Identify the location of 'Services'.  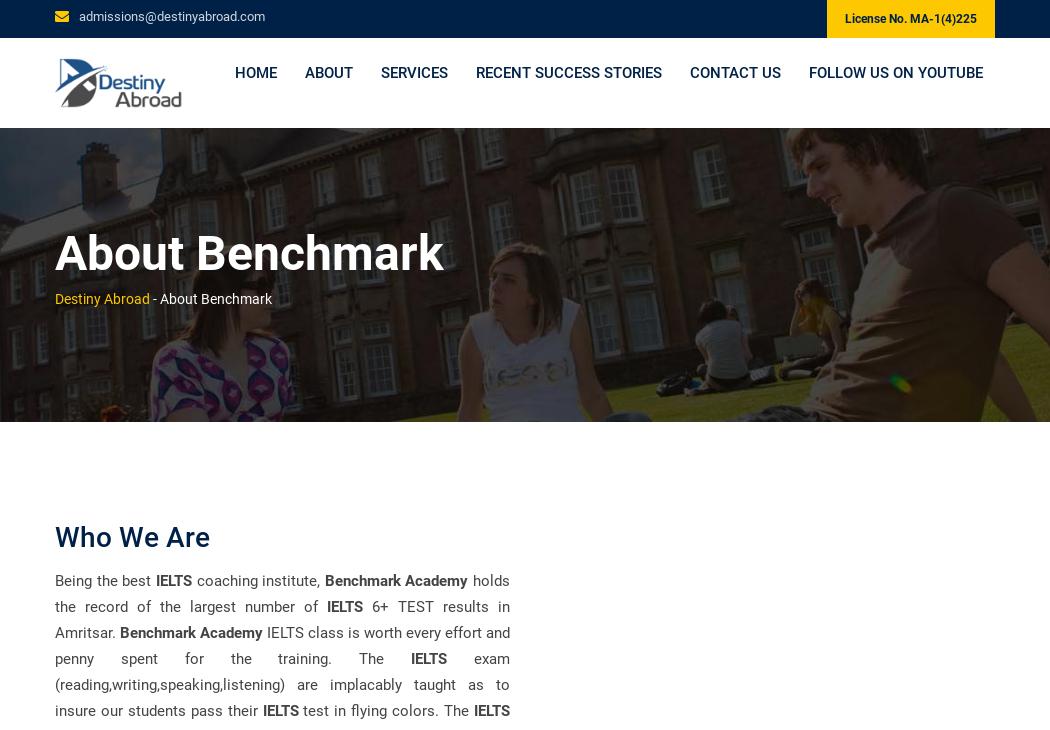
(412, 77).